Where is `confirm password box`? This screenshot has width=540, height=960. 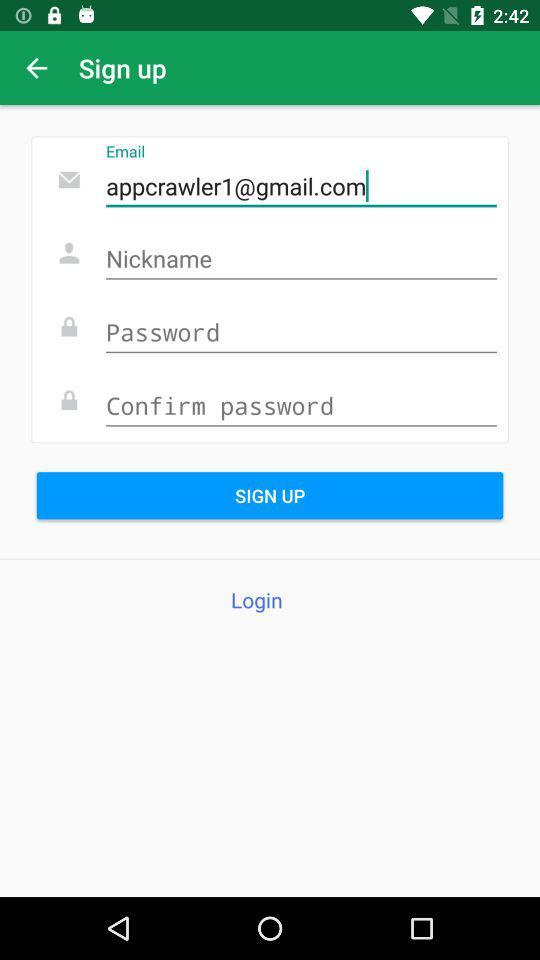 confirm password box is located at coordinates (300, 406).